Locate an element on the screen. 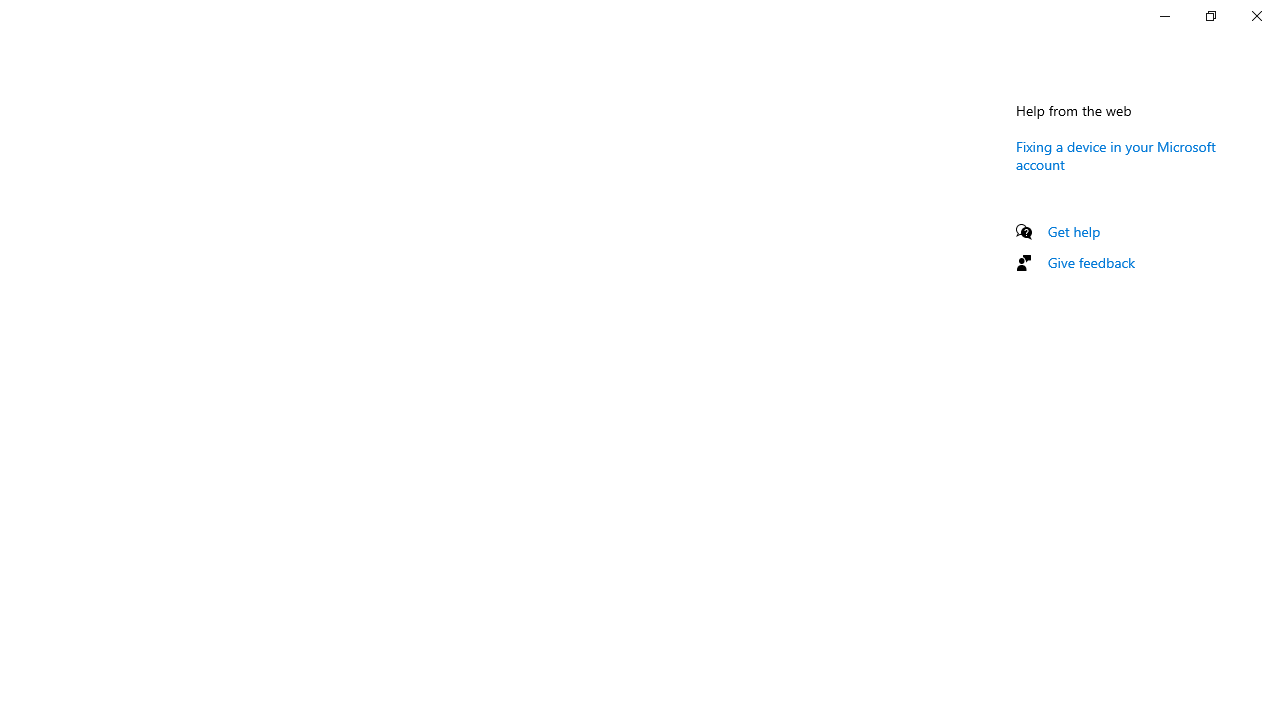 The width and height of the screenshot is (1280, 720). 'Get help' is located at coordinates (1073, 230).